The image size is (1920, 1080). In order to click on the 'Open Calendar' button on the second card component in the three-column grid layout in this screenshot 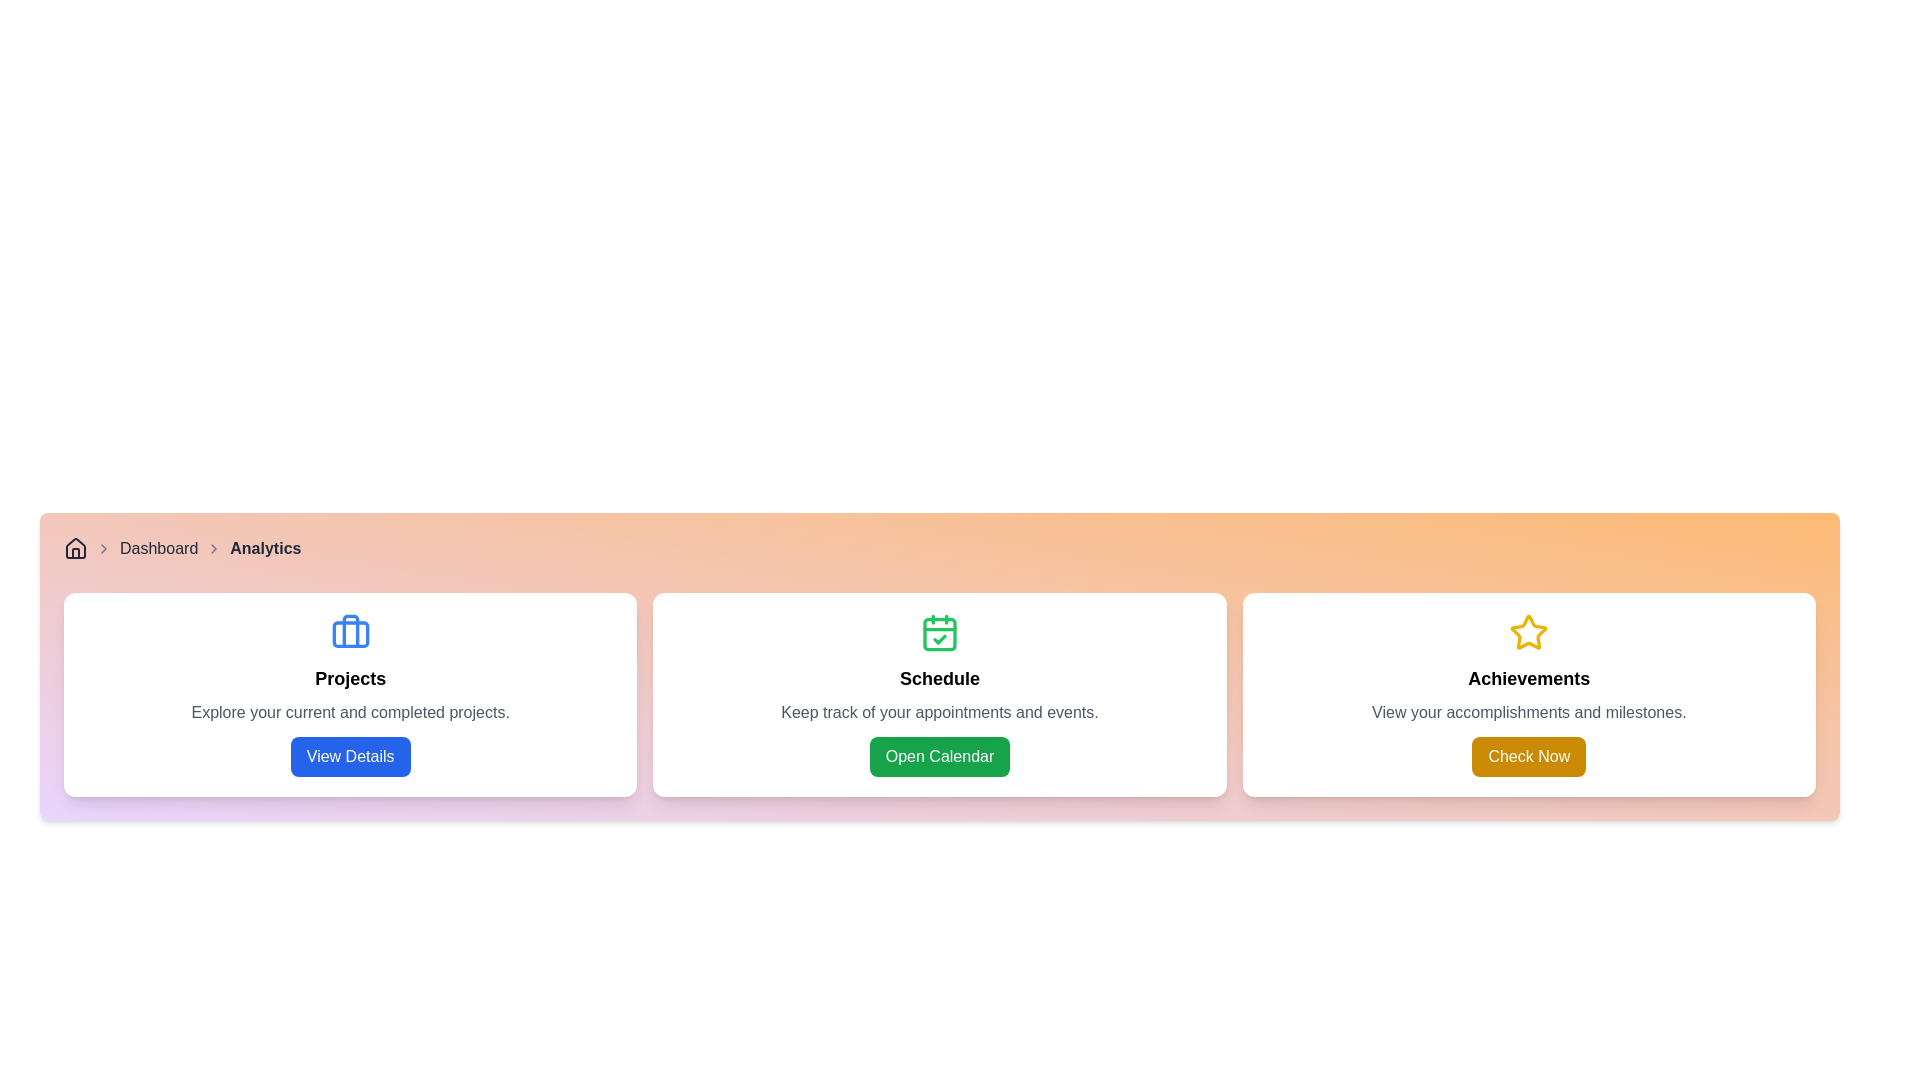, I will do `click(939, 693)`.